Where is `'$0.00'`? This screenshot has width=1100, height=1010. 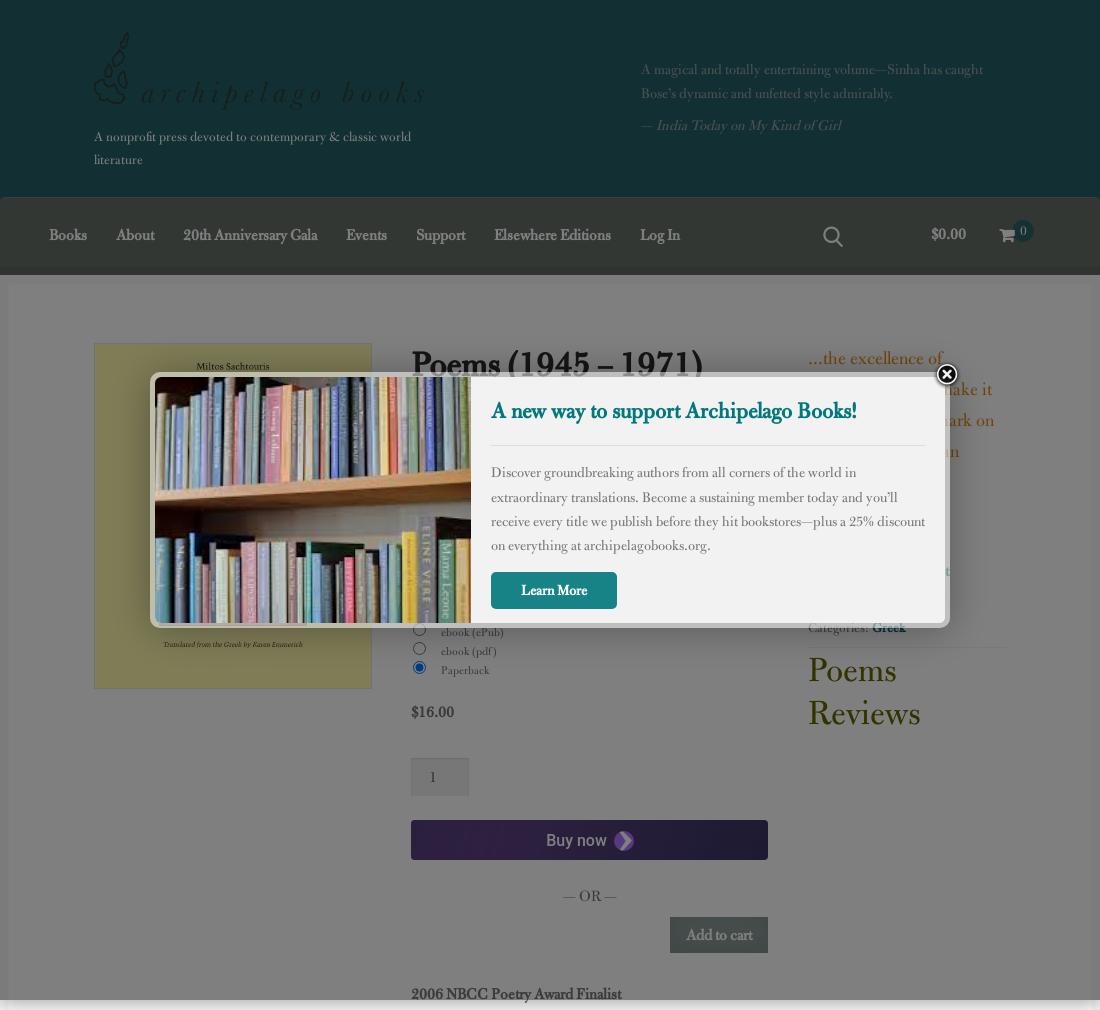 '$0.00' is located at coordinates (948, 233).